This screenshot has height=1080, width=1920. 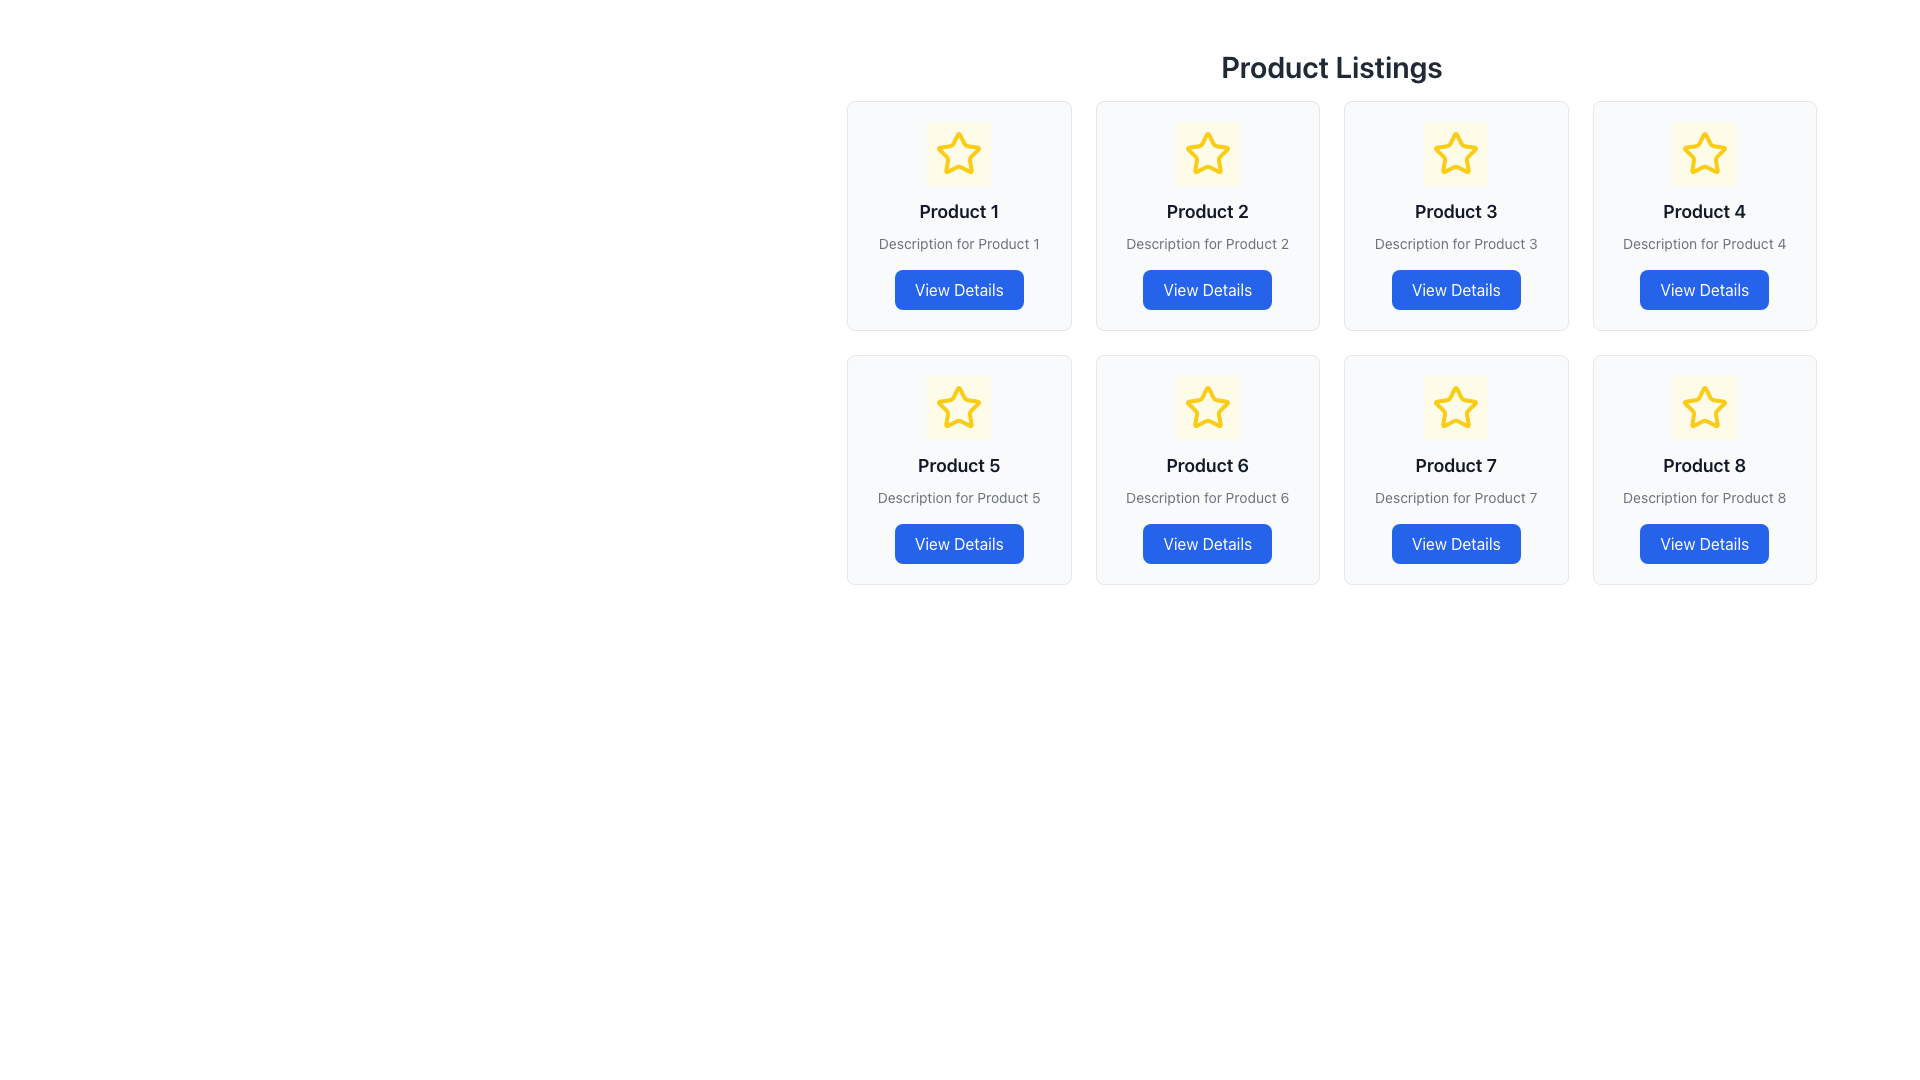 I want to click on text content of the gray-colored label that says 'Description for Product 8', which is the second text element below the heading 'Product 8' and above the 'View Details' button in the last card of the grid layout, so click(x=1703, y=496).